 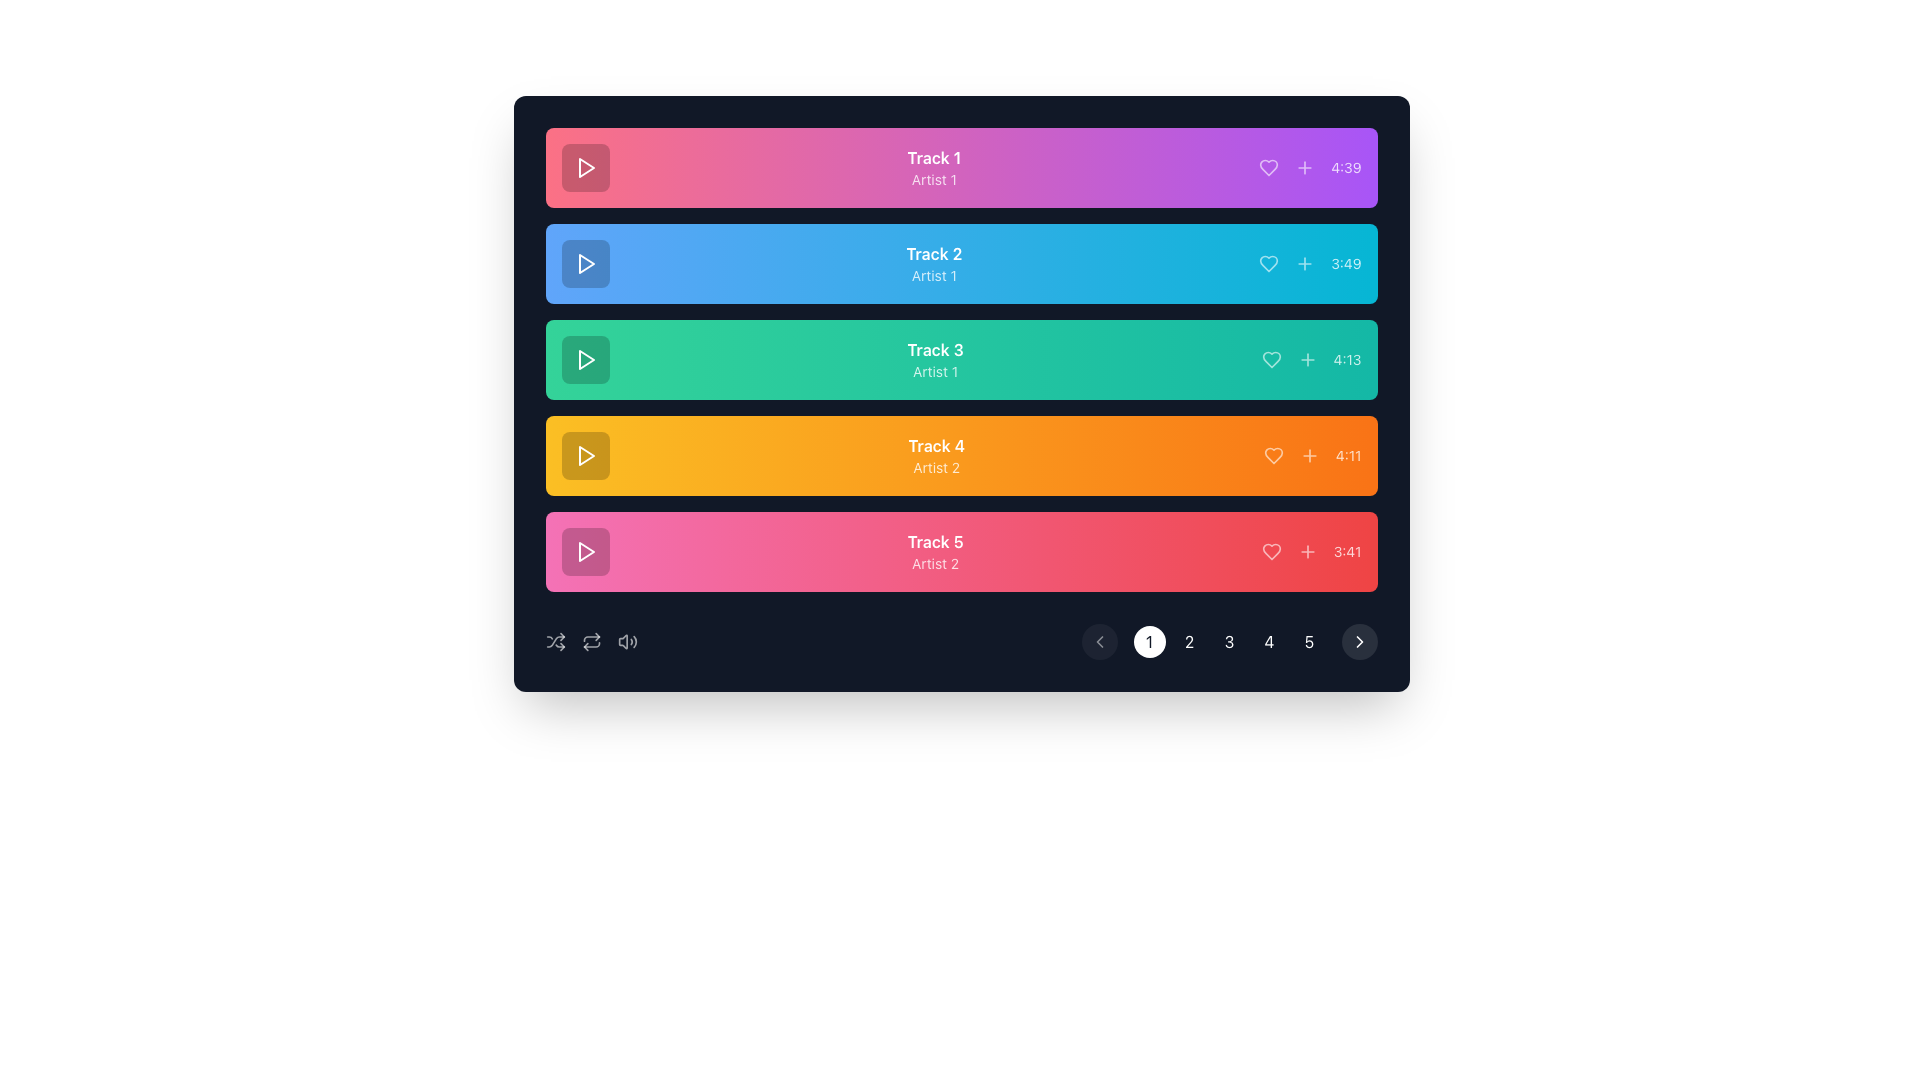 I want to click on the volume control icon located in the bottom control bar to adjust the volume, so click(x=621, y=641).